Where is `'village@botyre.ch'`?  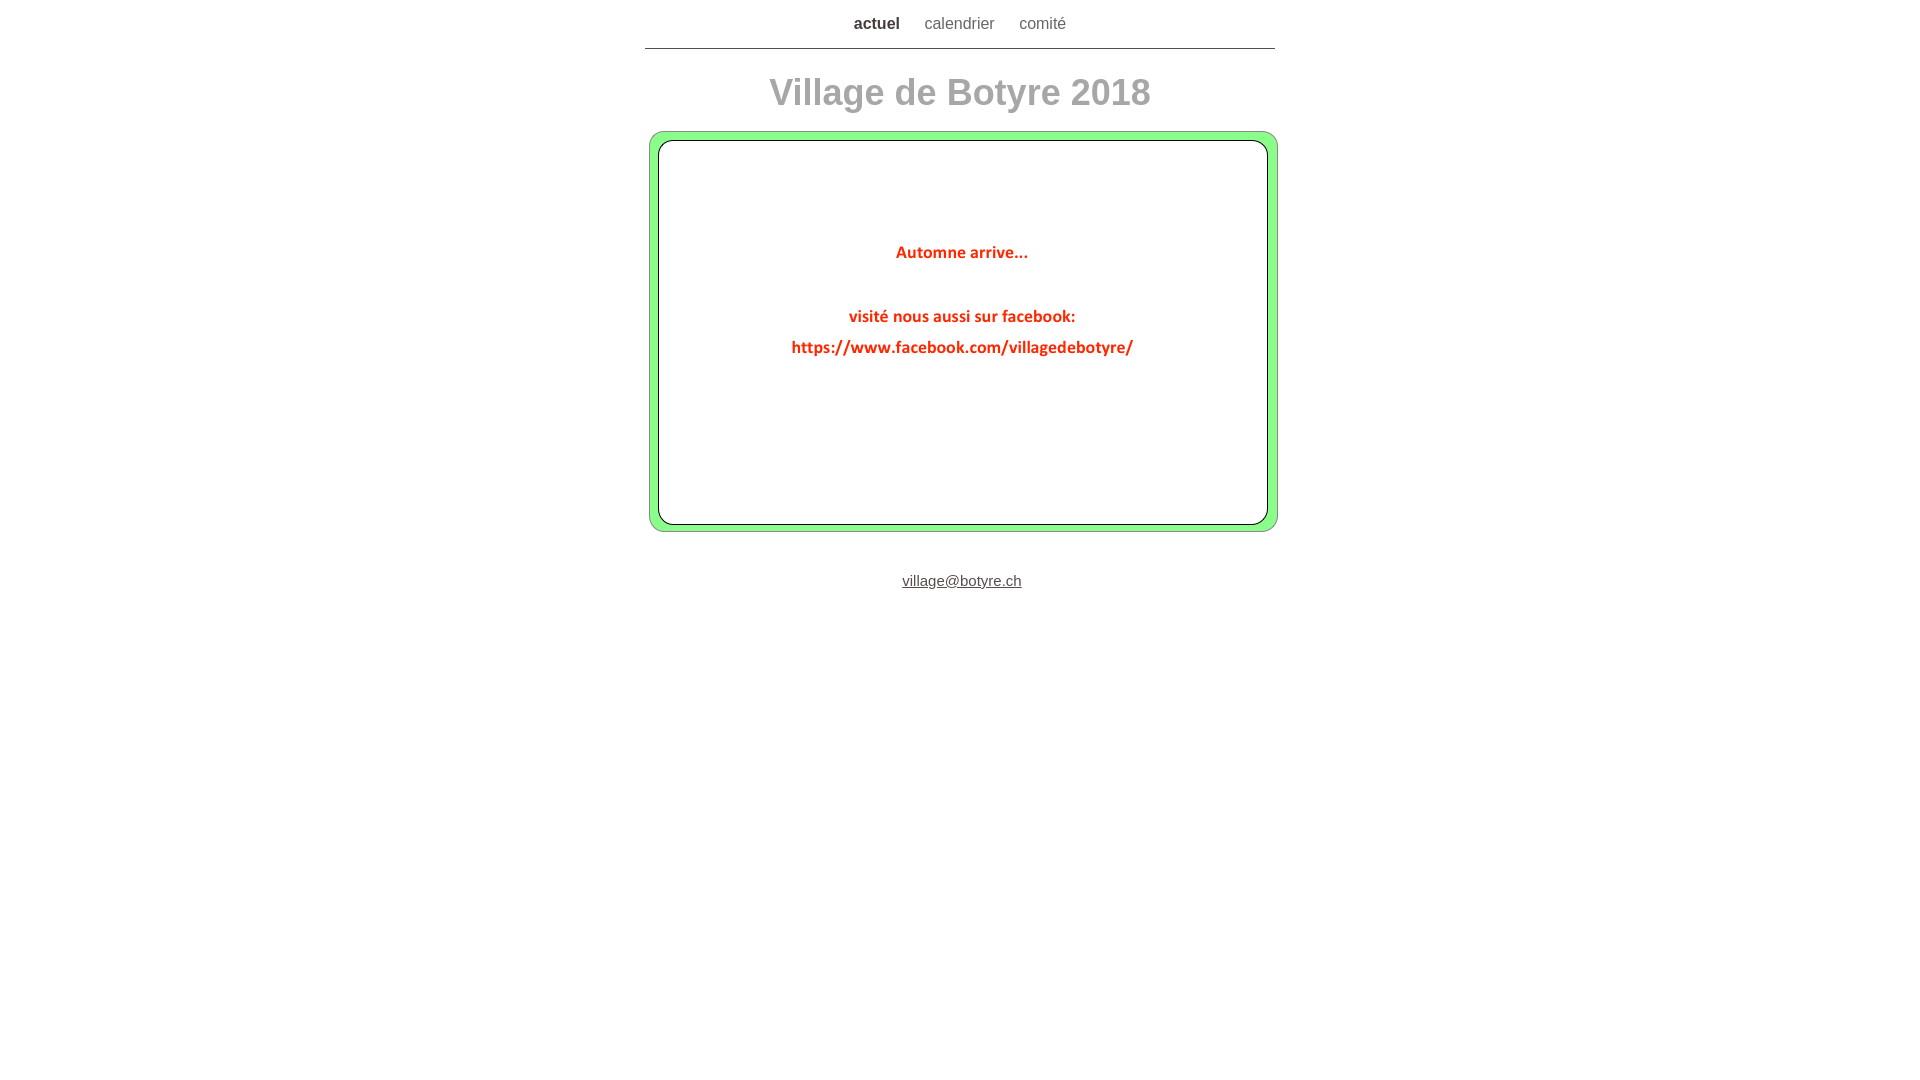
'village@botyre.ch' is located at coordinates (961, 580).